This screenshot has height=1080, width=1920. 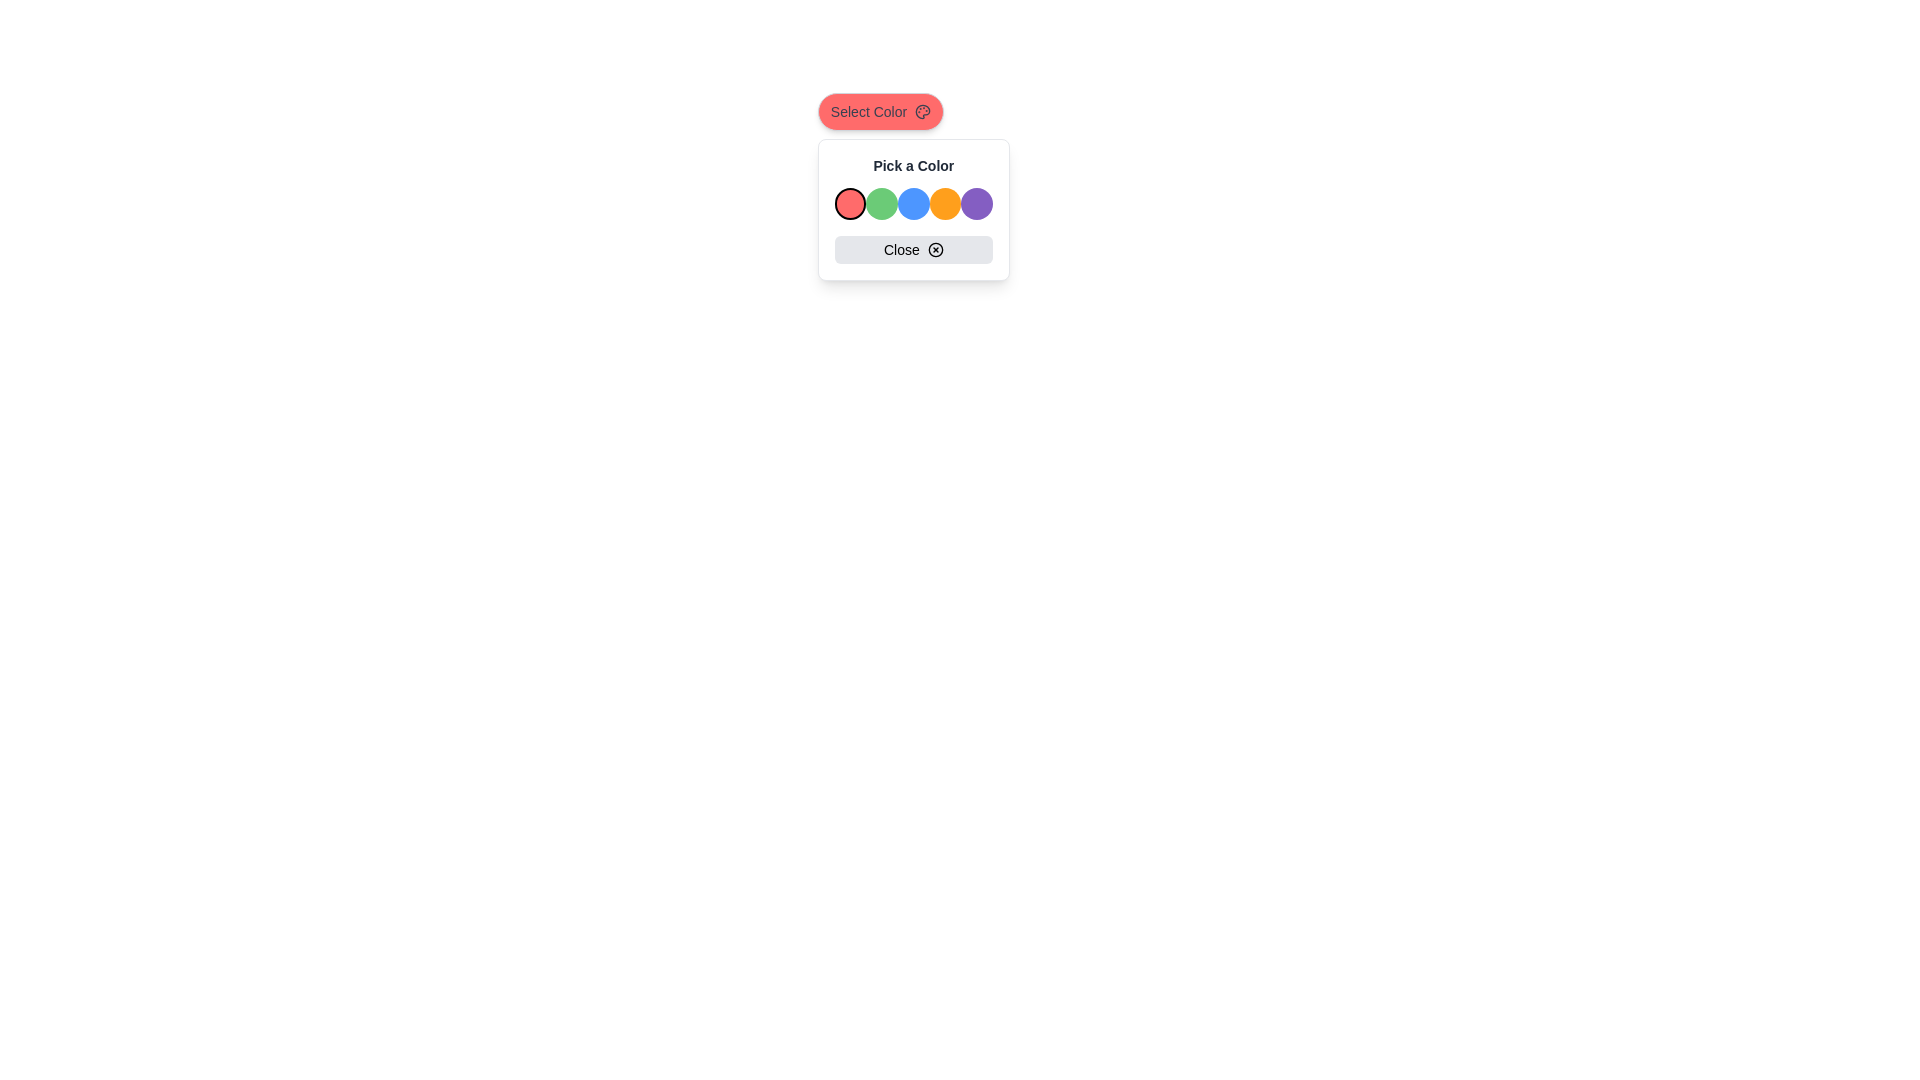 What do you see at coordinates (934, 249) in the screenshot?
I see `the close icon located within the 'Close' button in the color selection interface beneath the 'Pick a Color' label` at bounding box center [934, 249].